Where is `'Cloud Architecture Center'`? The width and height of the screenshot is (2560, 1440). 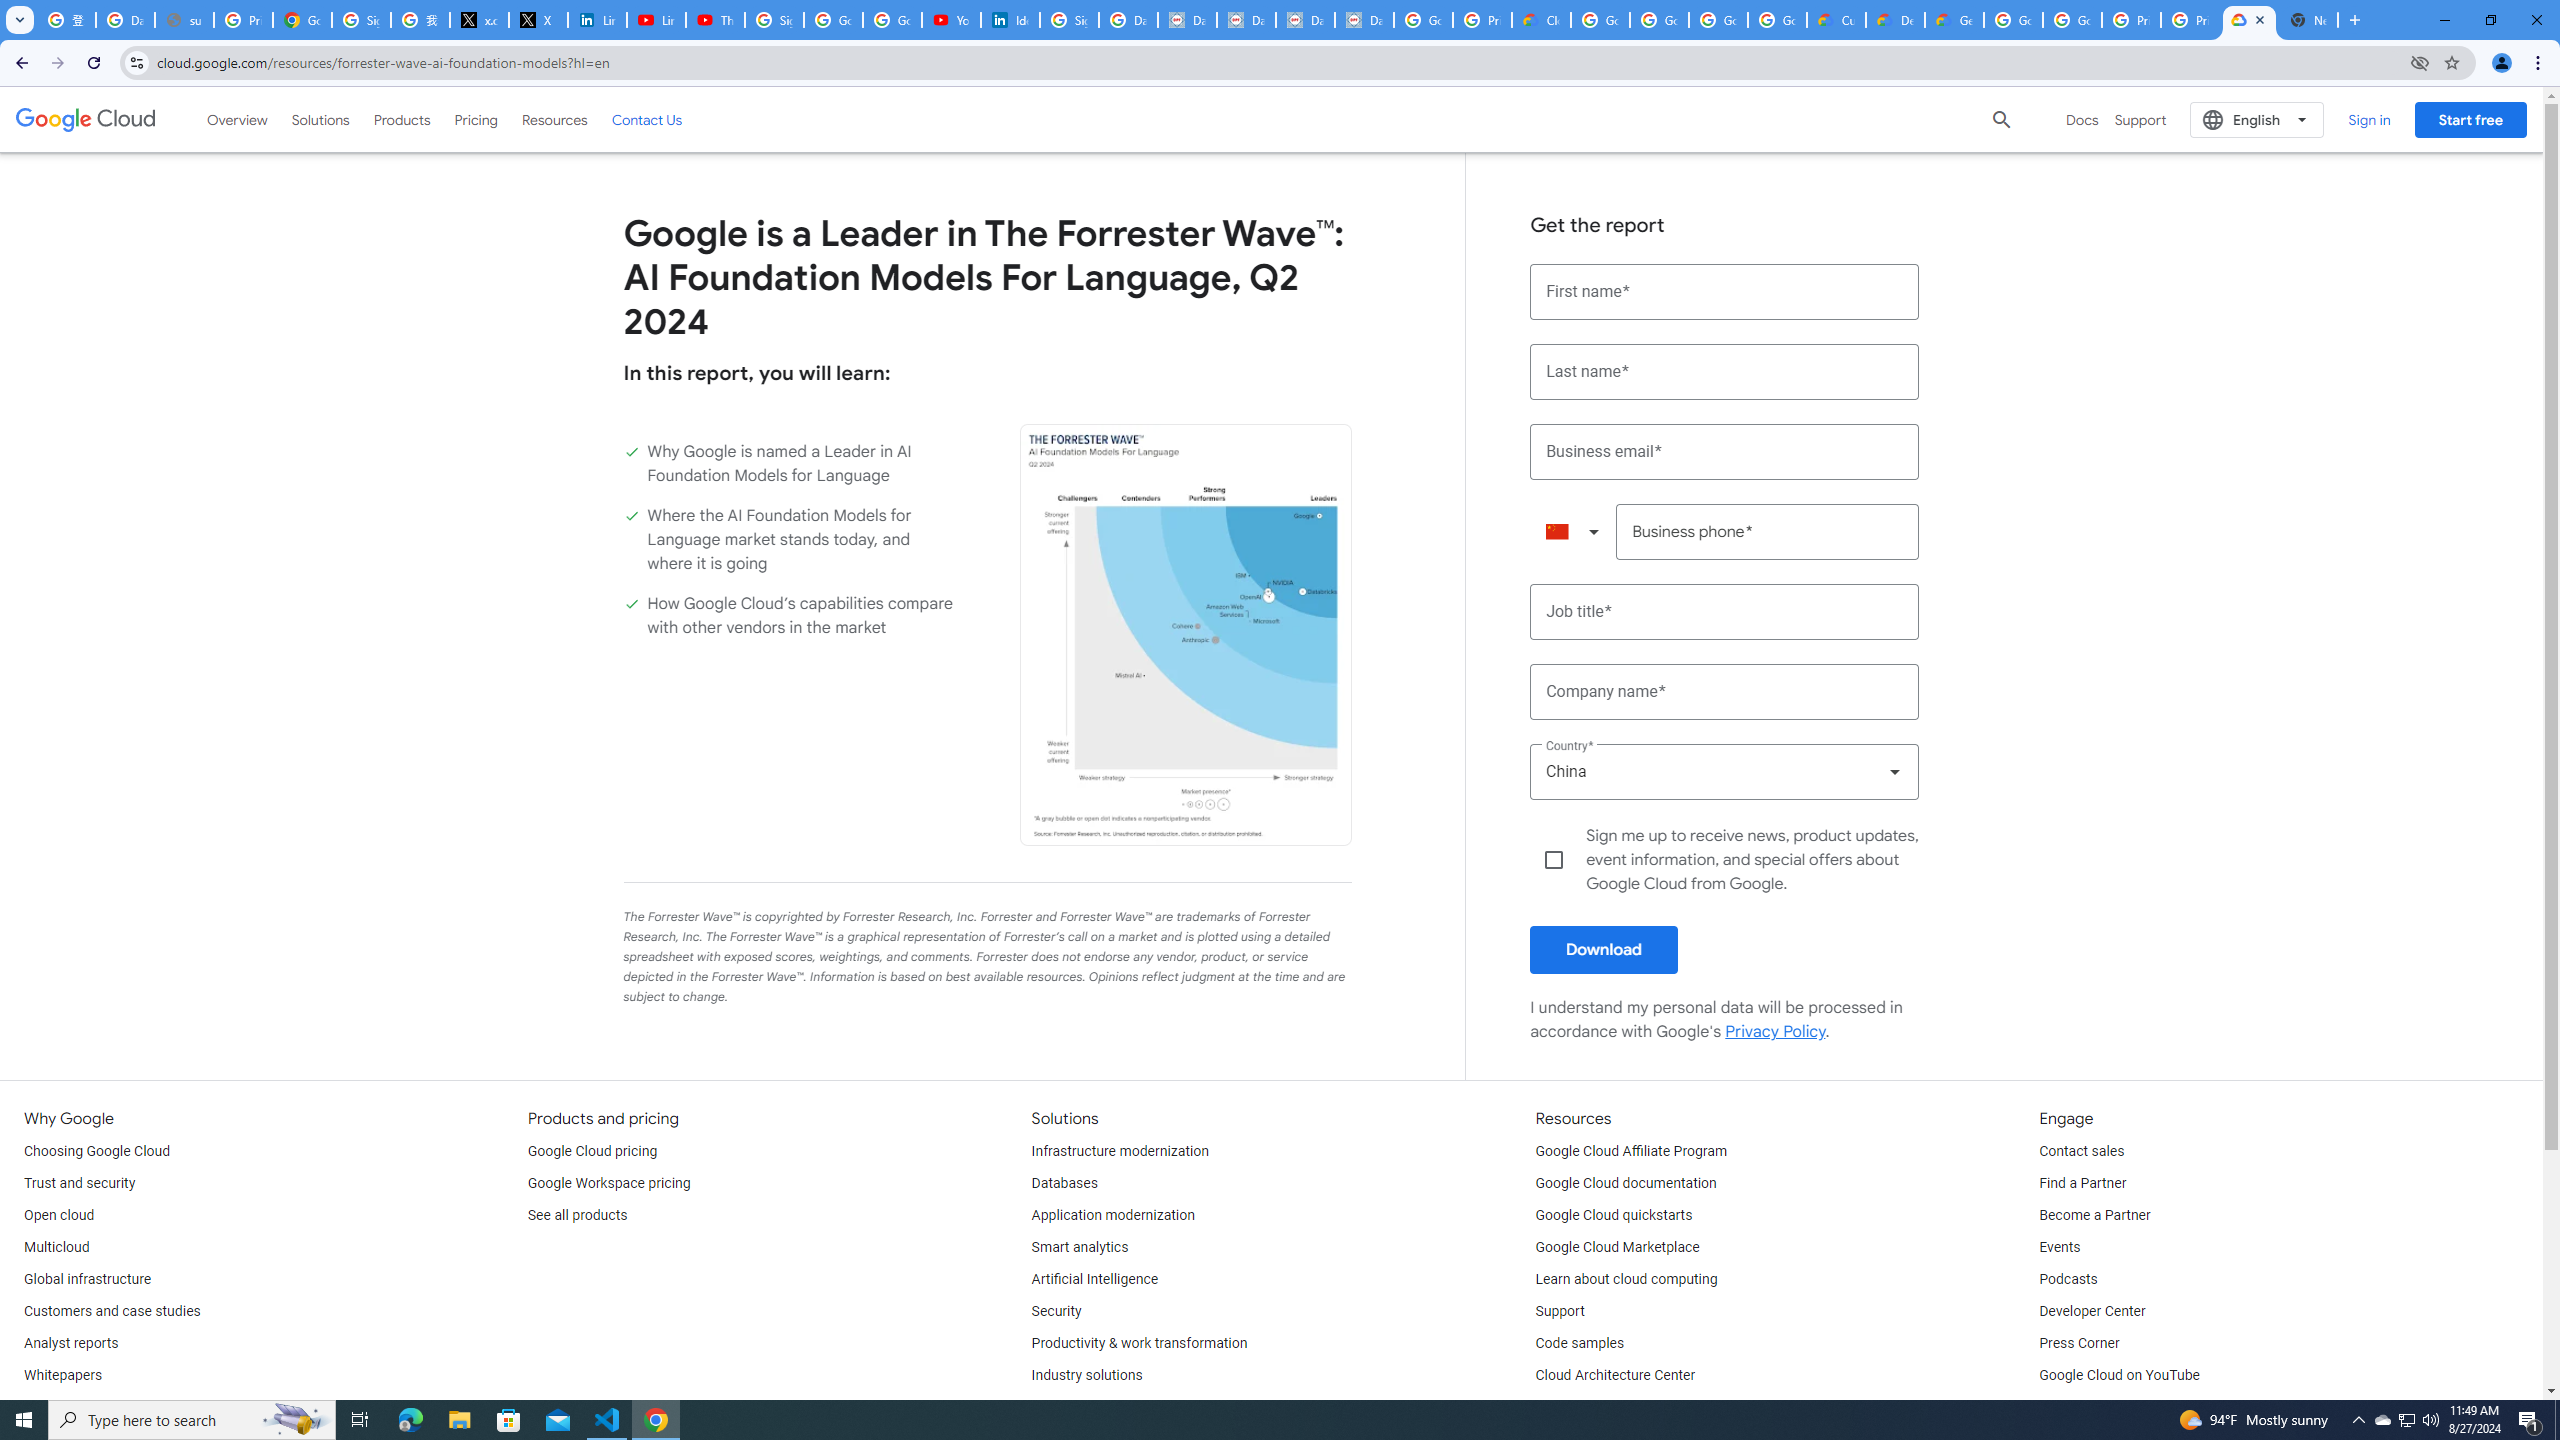
'Cloud Architecture Center' is located at coordinates (1614, 1374).